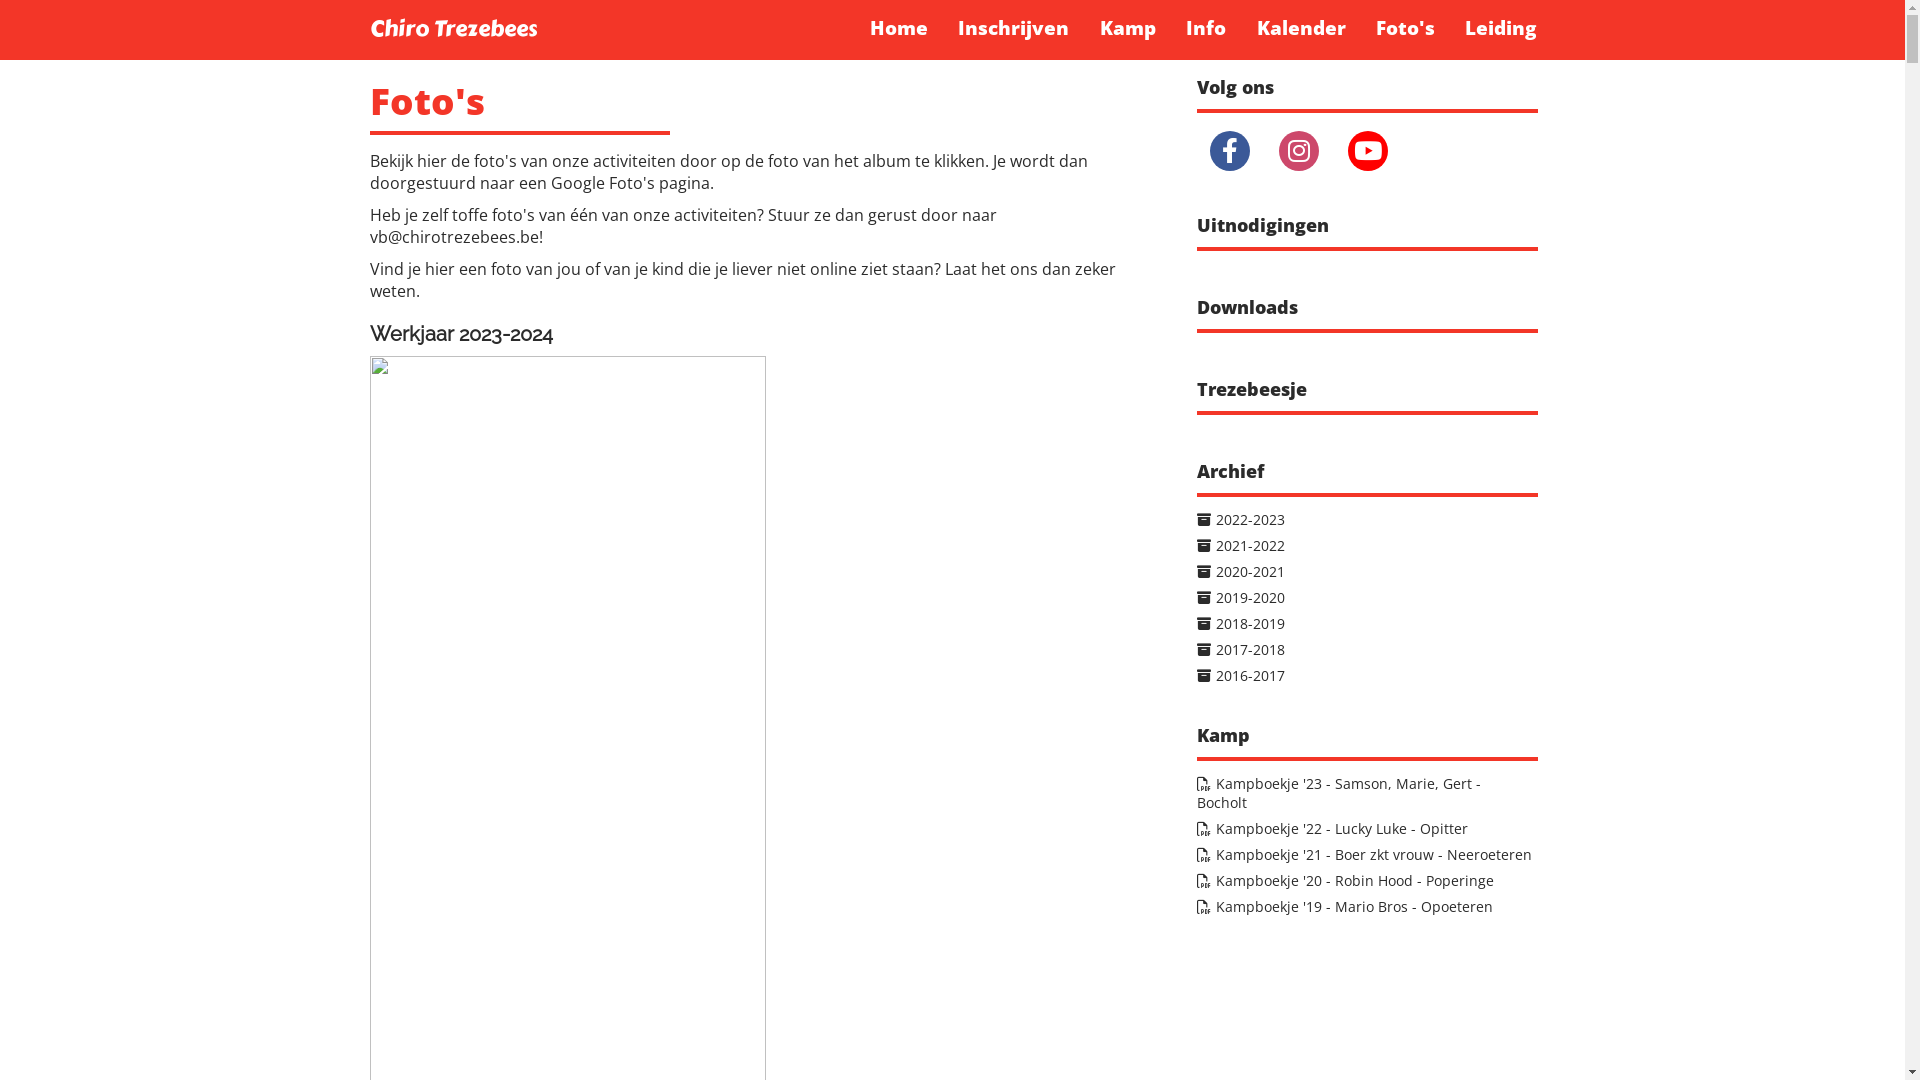 This screenshot has height=1080, width=1920. Describe the element at coordinates (1501, 27) in the screenshot. I see `'Leiding'` at that location.